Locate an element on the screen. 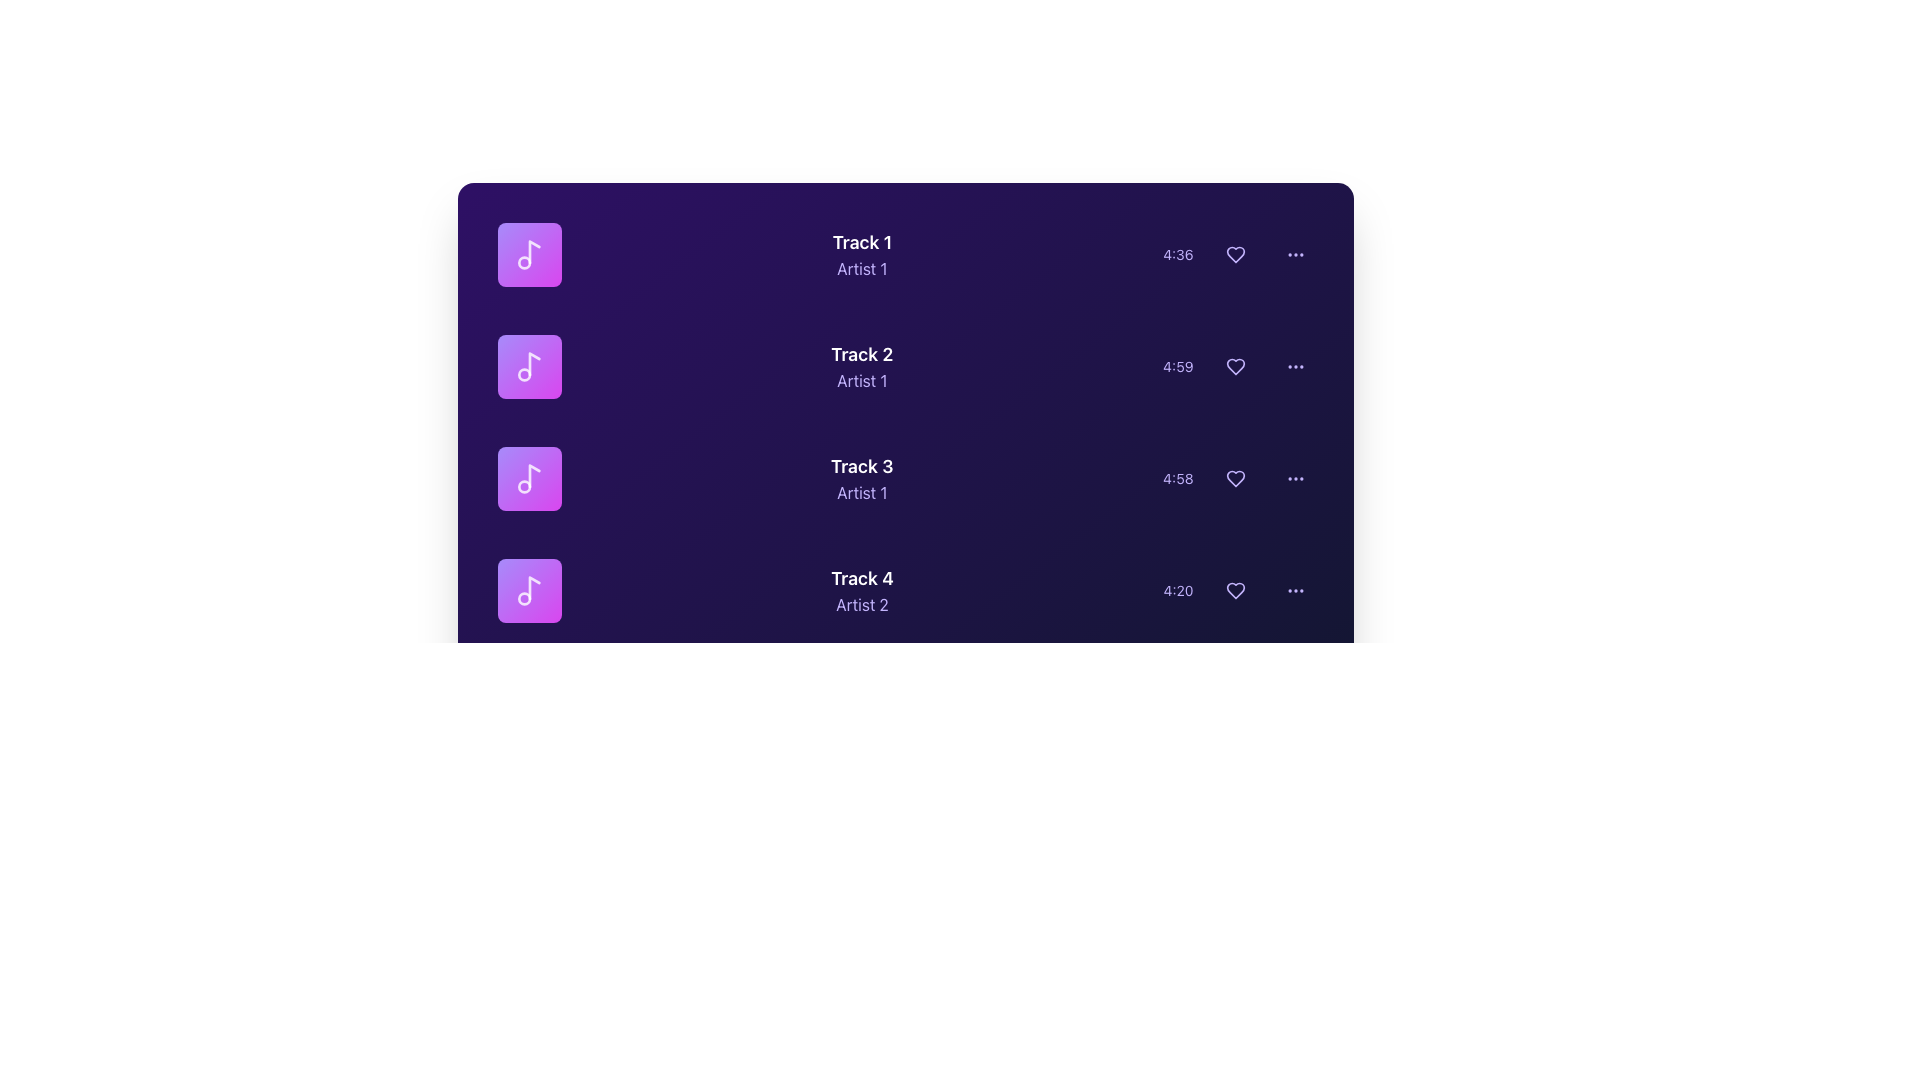 This screenshot has width=1920, height=1080. the overflow menu trigger icon (SVG representing an ellipsis) located in the rightmost section of the row for 'Track 4' is located at coordinates (1295, 589).